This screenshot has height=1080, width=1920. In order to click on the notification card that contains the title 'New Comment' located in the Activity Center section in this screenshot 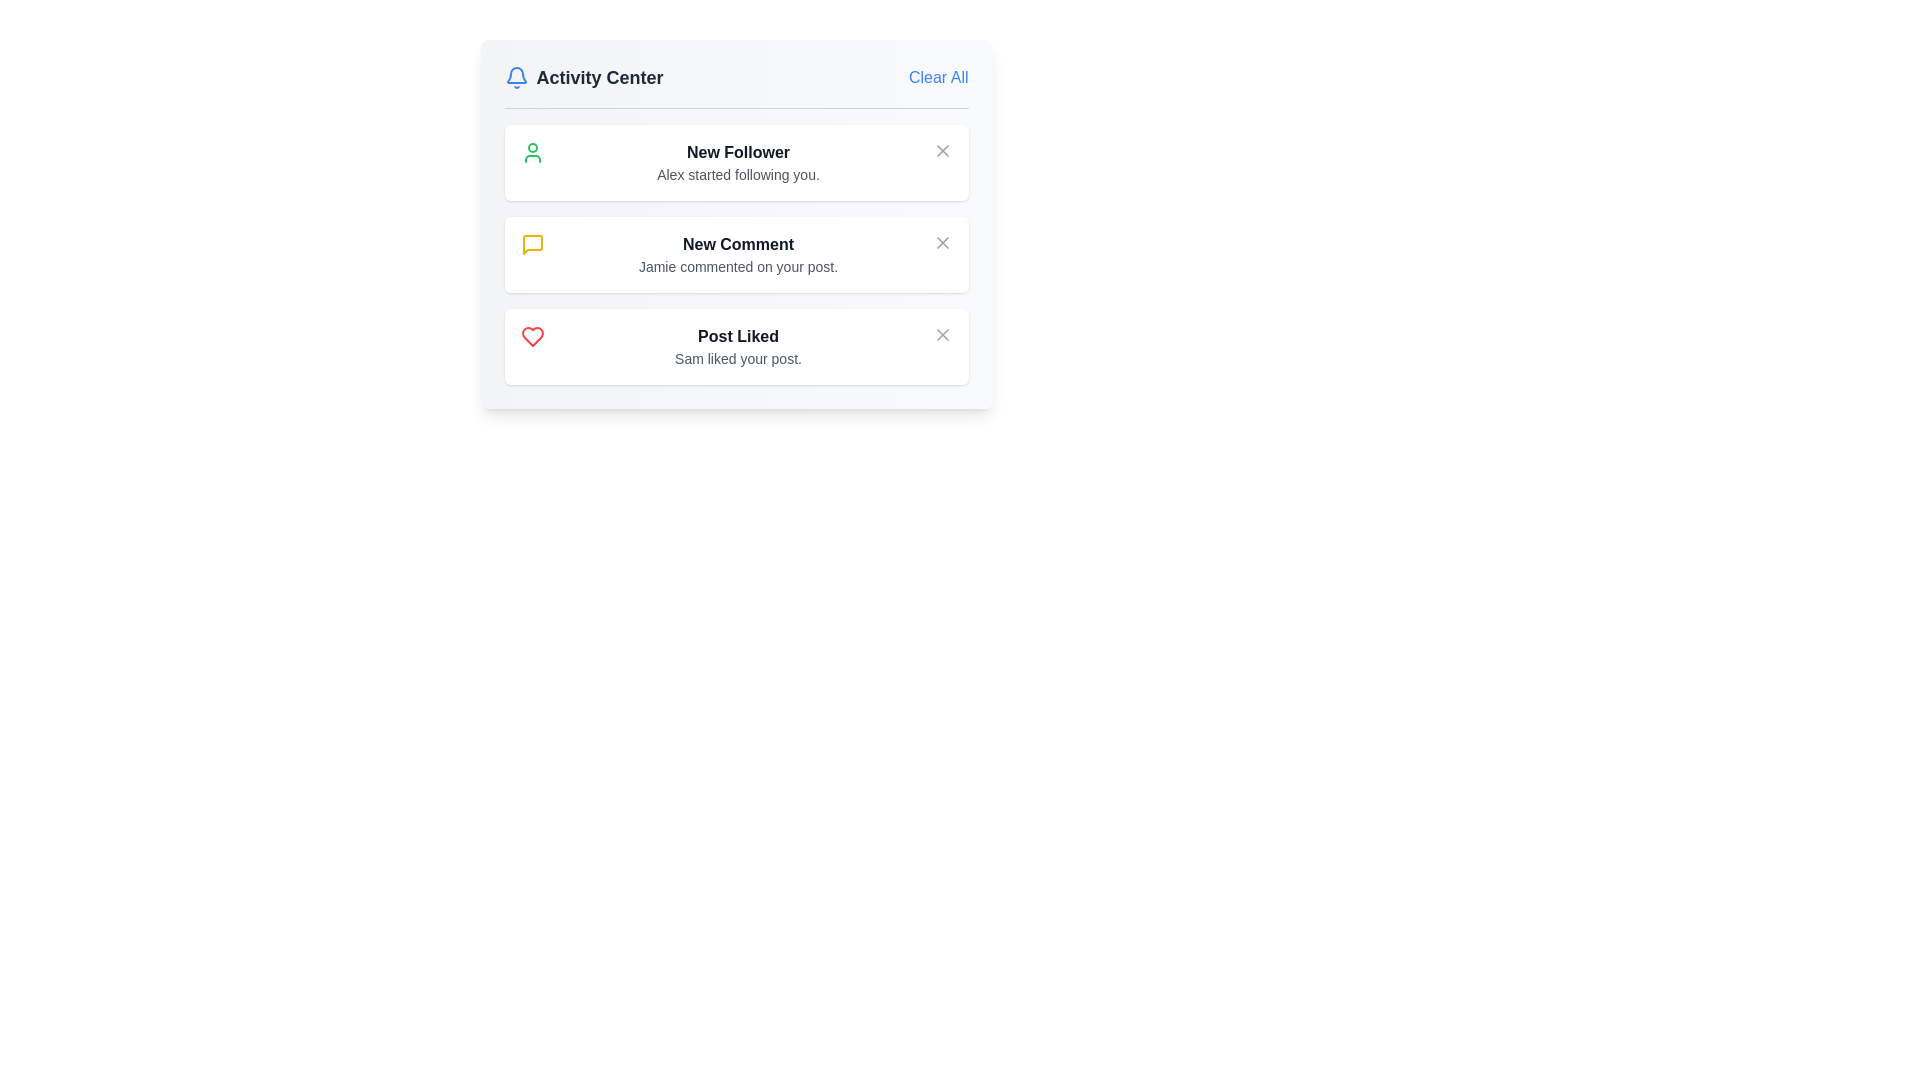, I will do `click(737, 244)`.